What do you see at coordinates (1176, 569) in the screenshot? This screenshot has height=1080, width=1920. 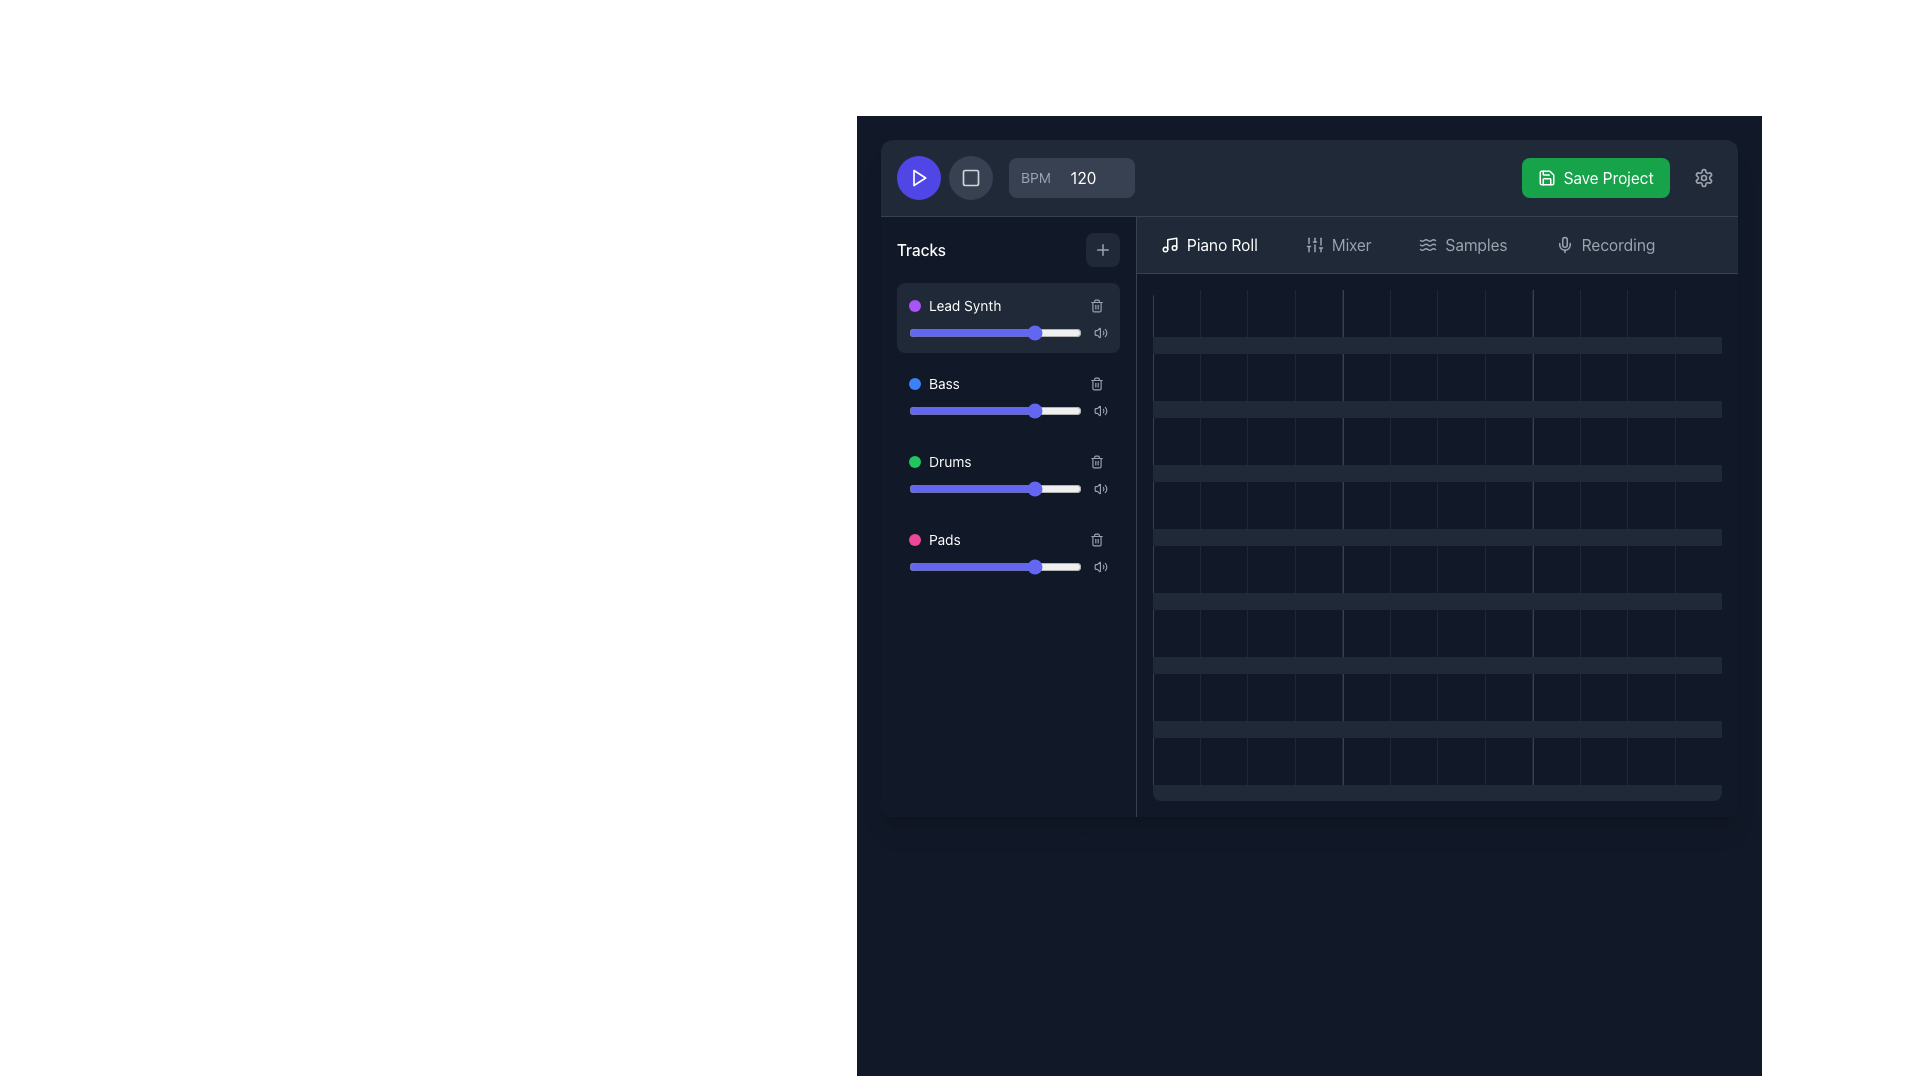 I see `the grid cell element in the sixth row and first column` at bounding box center [1176, 569].